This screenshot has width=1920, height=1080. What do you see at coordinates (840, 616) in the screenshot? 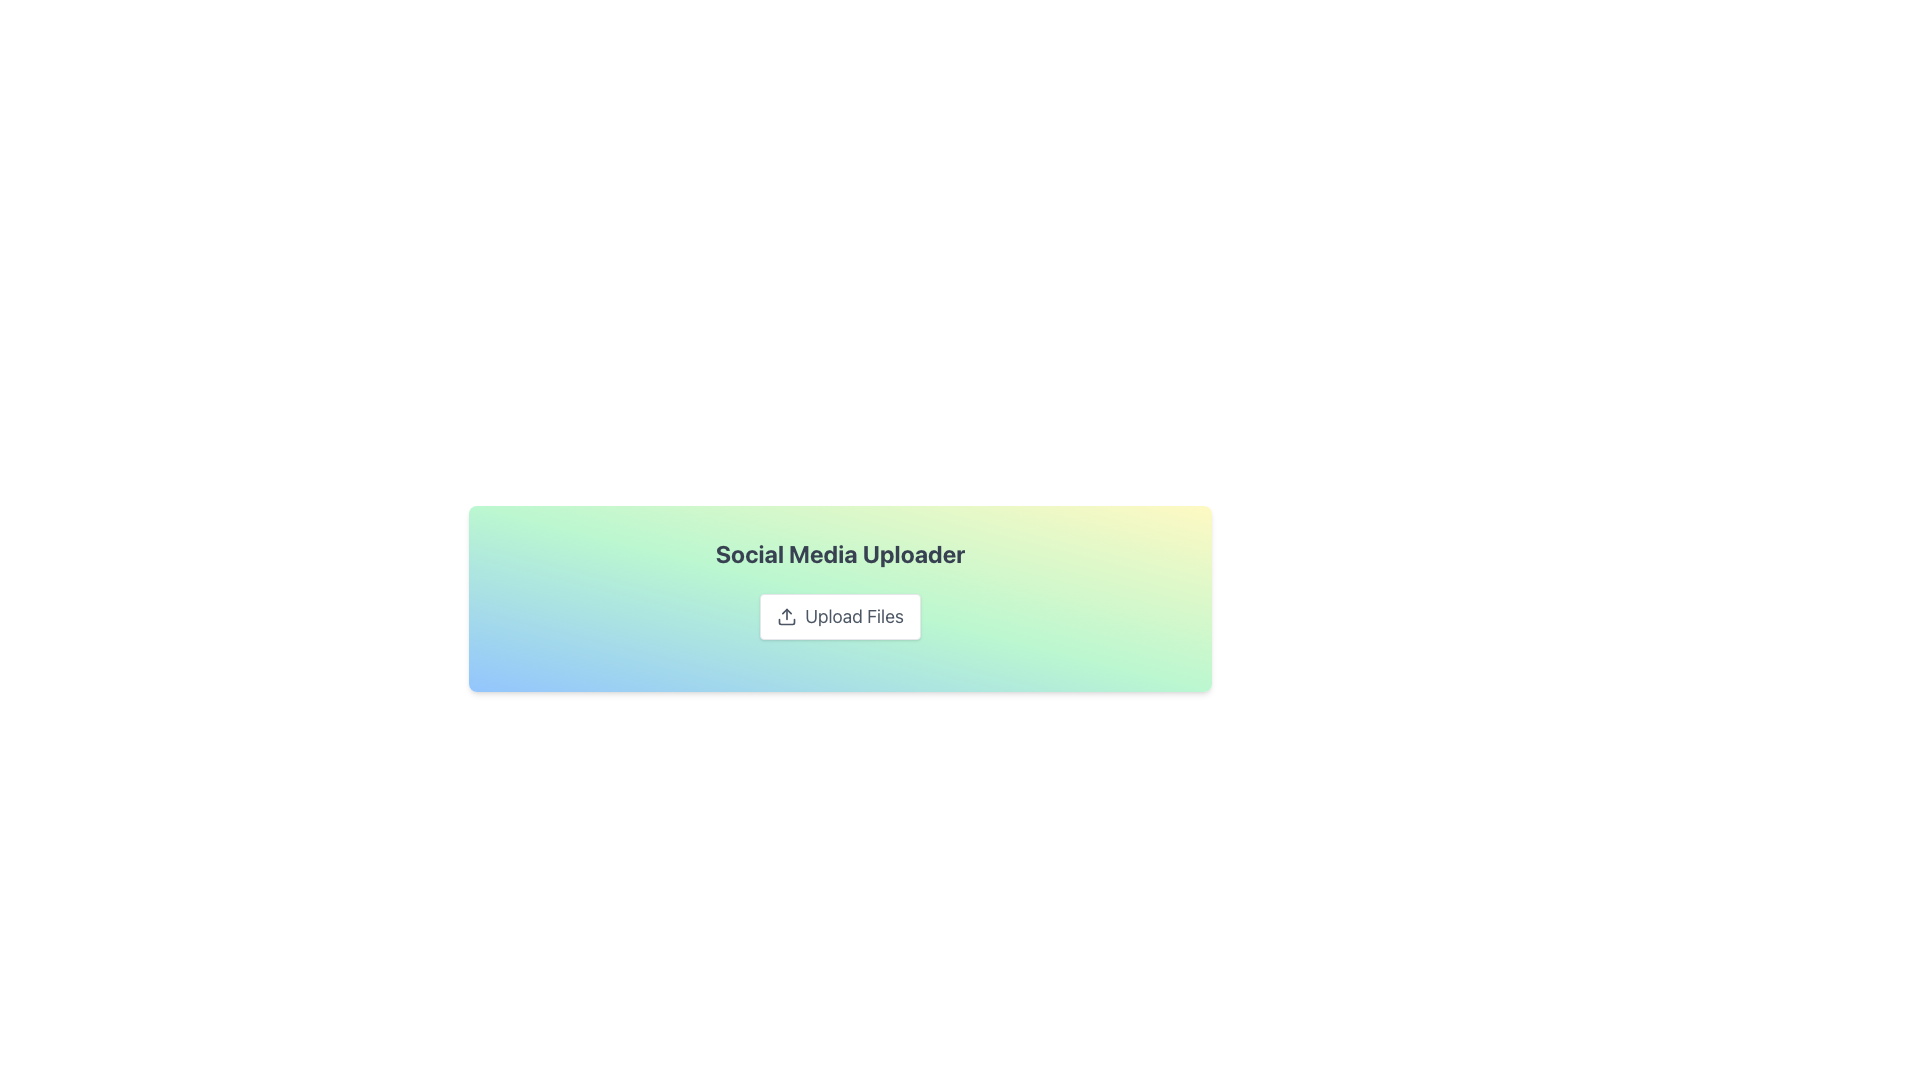
I see `the upload button located below the 'Social Media Uploader' heading` at bounding box center [840, 616].